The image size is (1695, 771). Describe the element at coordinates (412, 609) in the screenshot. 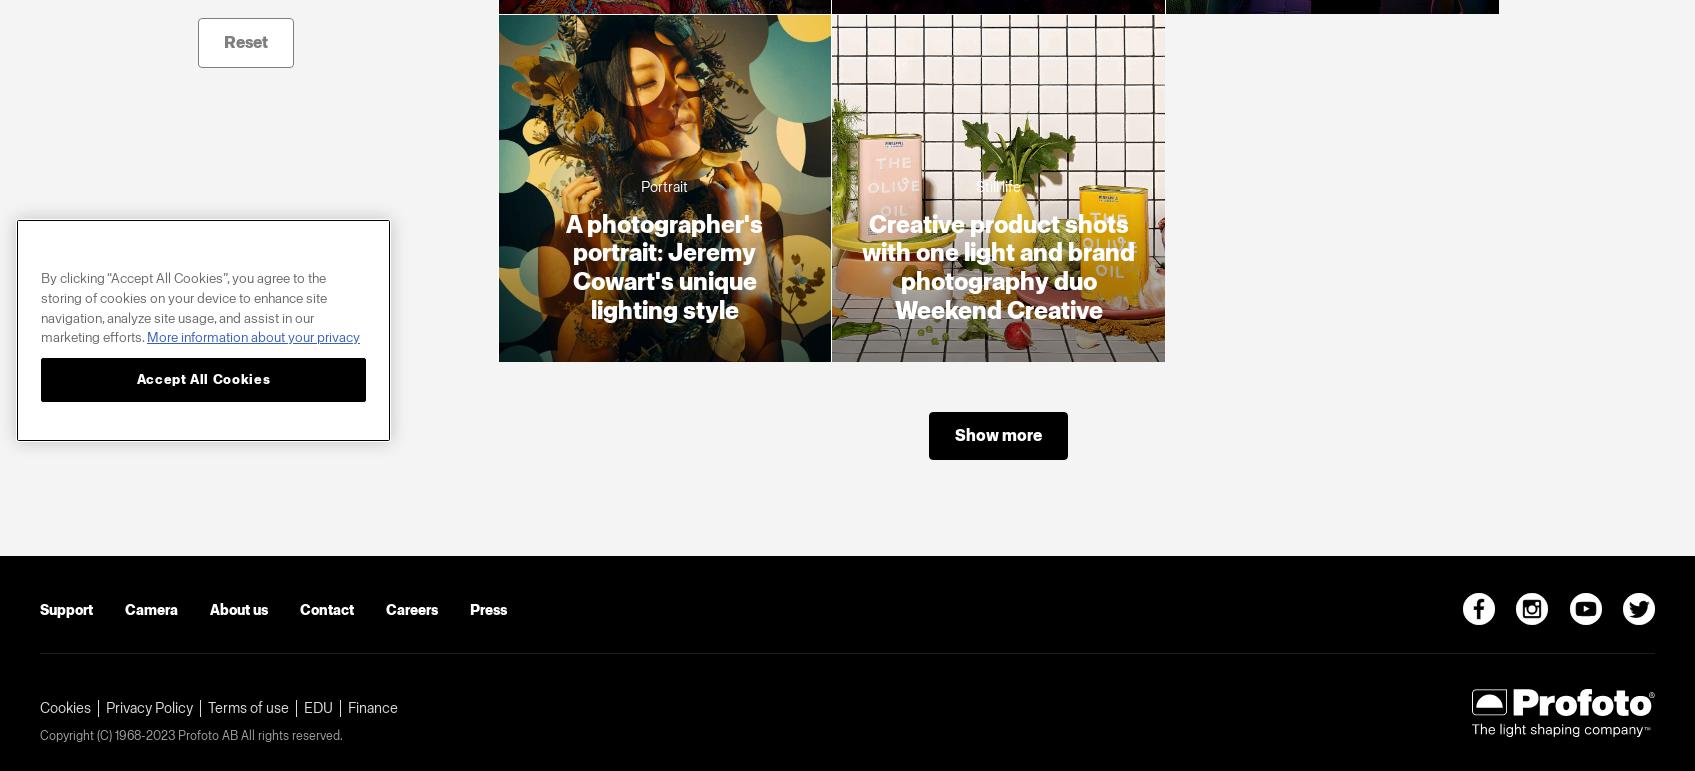

I see `'Careers'` at that location.